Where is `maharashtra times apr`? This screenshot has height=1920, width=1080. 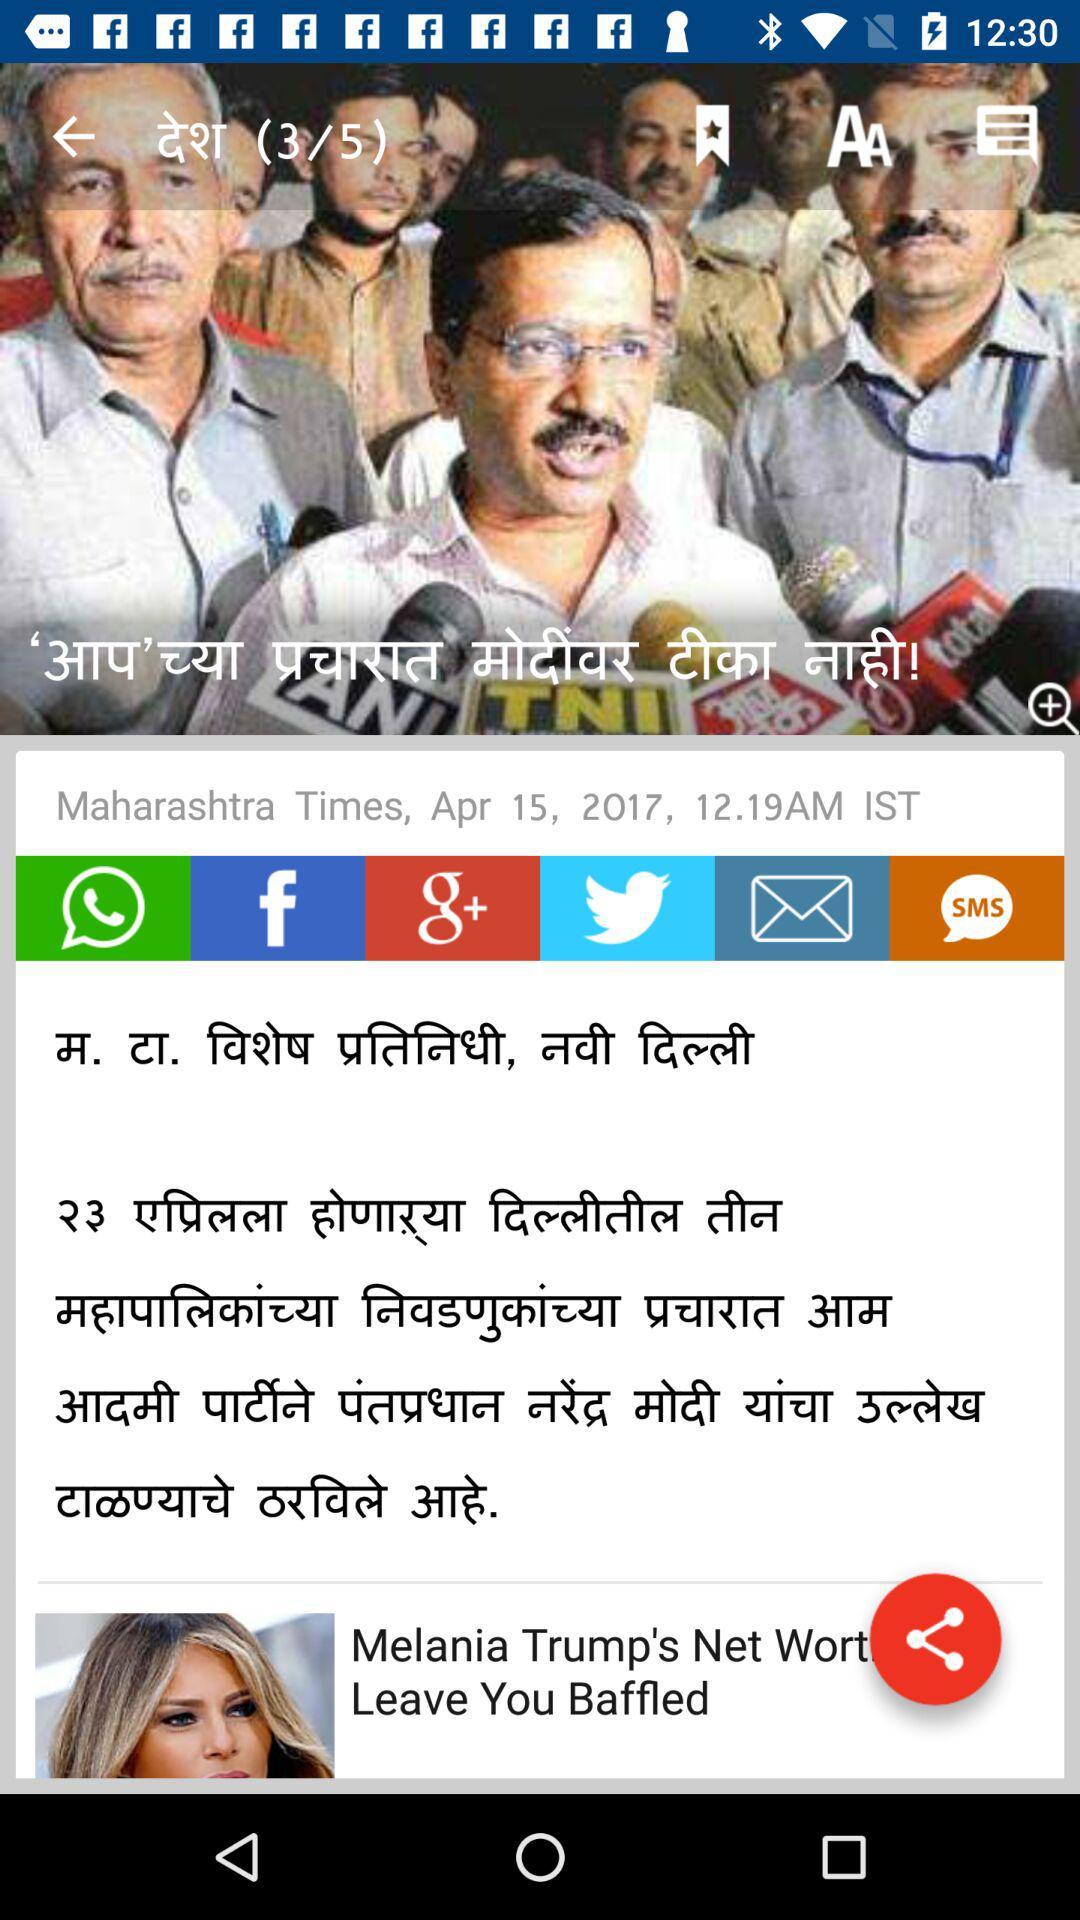
maharashtra times apr is located at coordinates (540, 811).